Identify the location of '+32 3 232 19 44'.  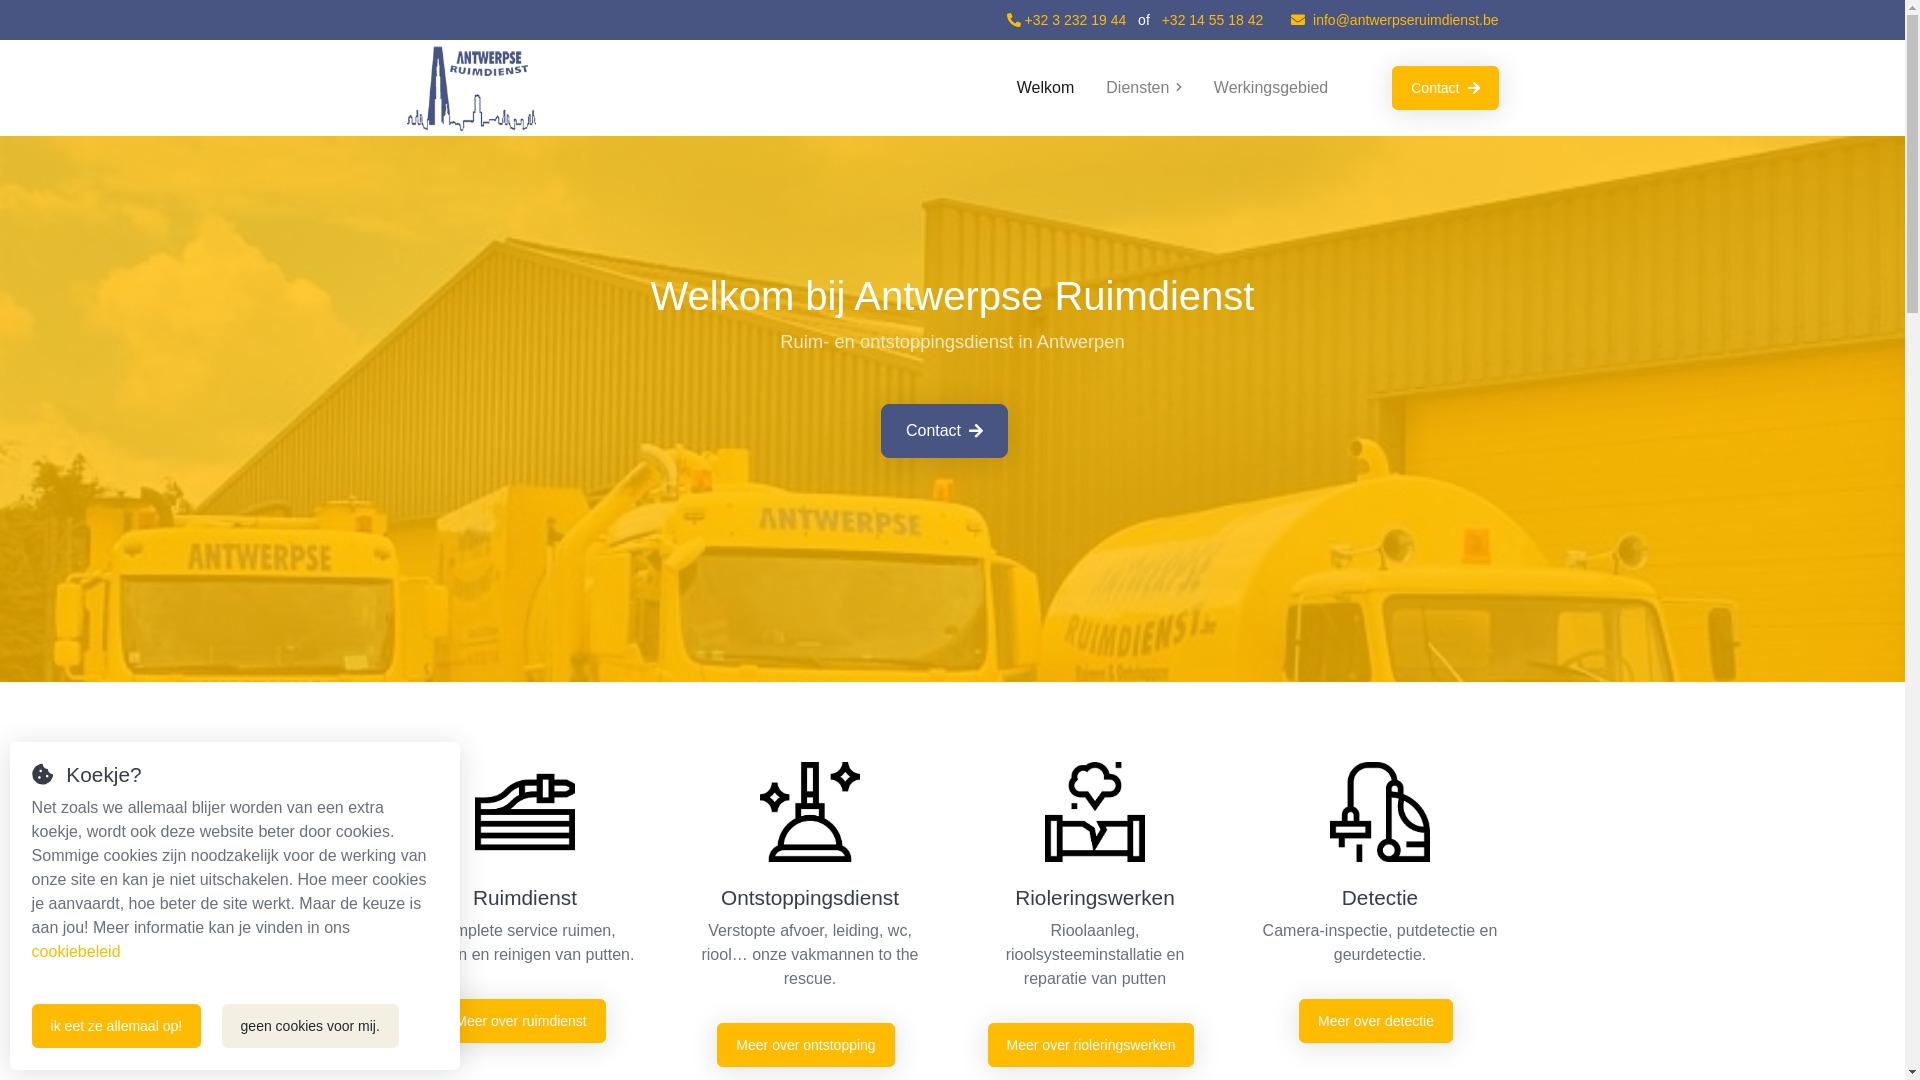
(1065, 19).